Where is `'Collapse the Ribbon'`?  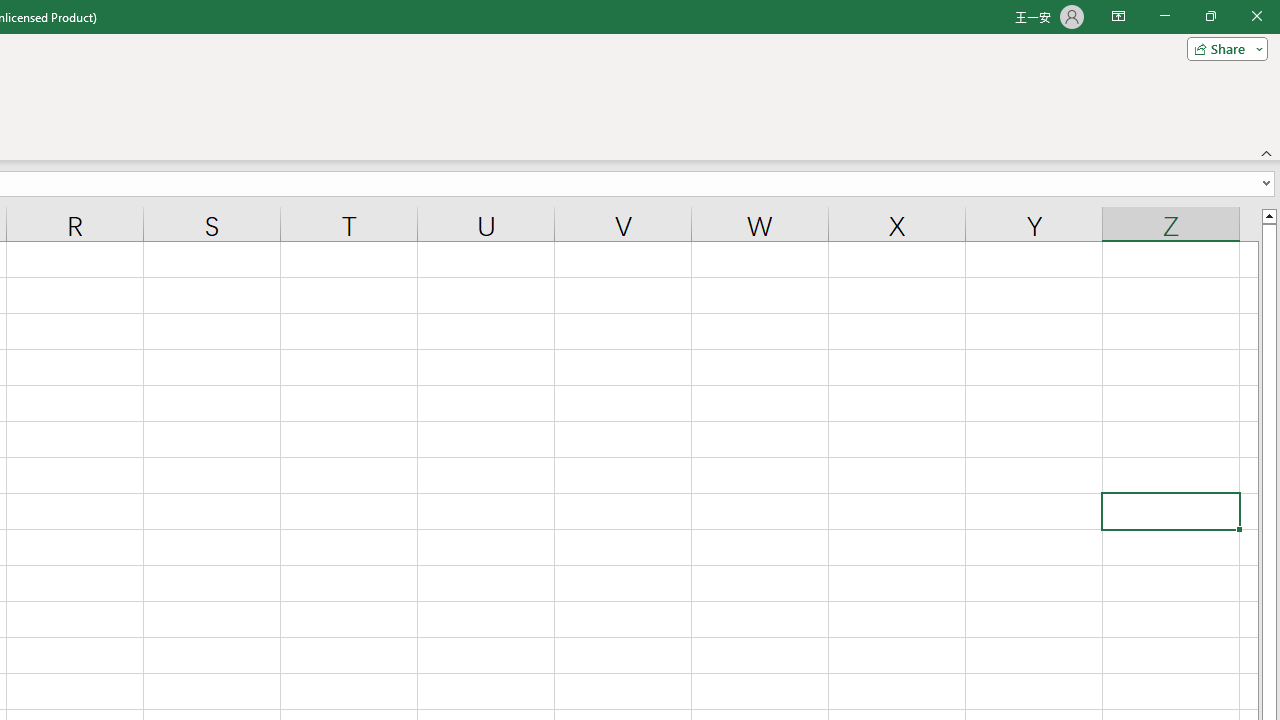
'Collapse the Ribbon' is located at coordinates (1266, 152).